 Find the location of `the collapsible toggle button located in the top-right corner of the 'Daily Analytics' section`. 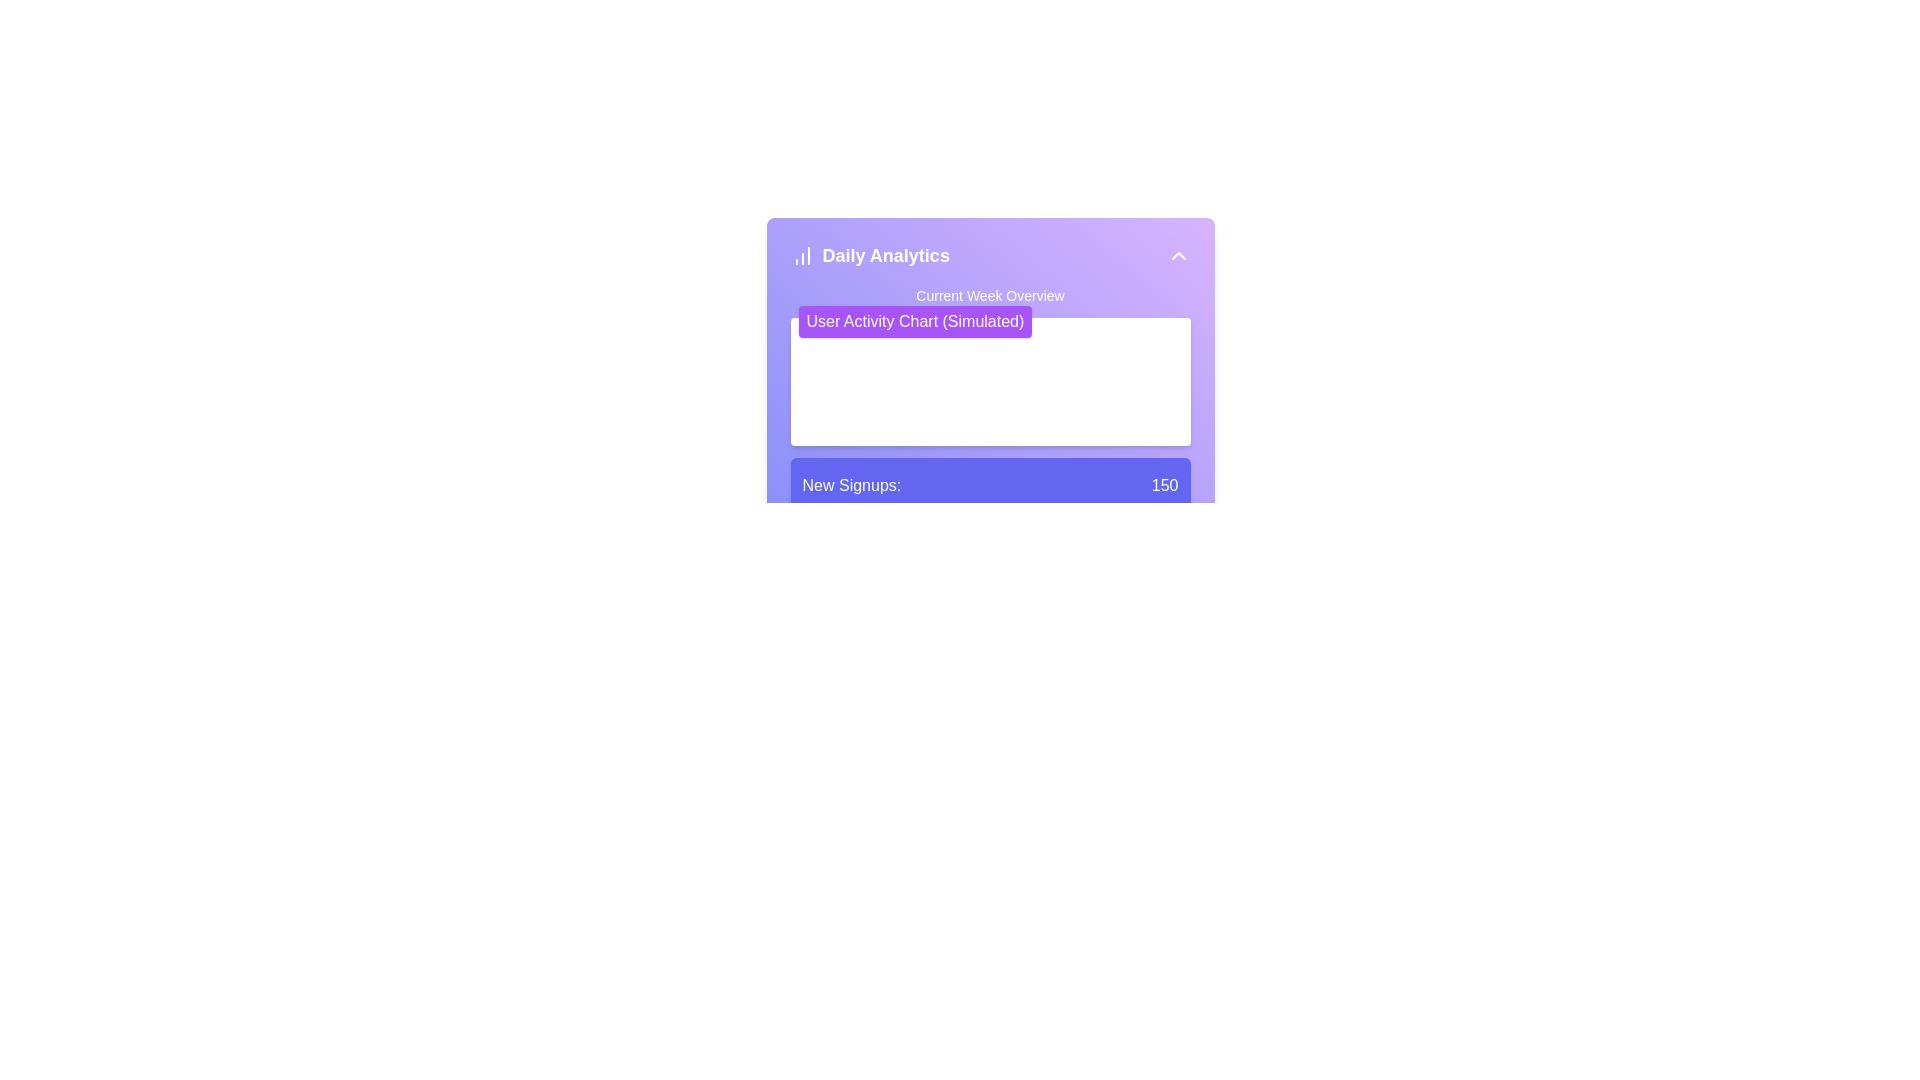

the collapsible toggle button located in the top-right corner of the 'Daily Analytics' section is located at coordinates (1178, 254).